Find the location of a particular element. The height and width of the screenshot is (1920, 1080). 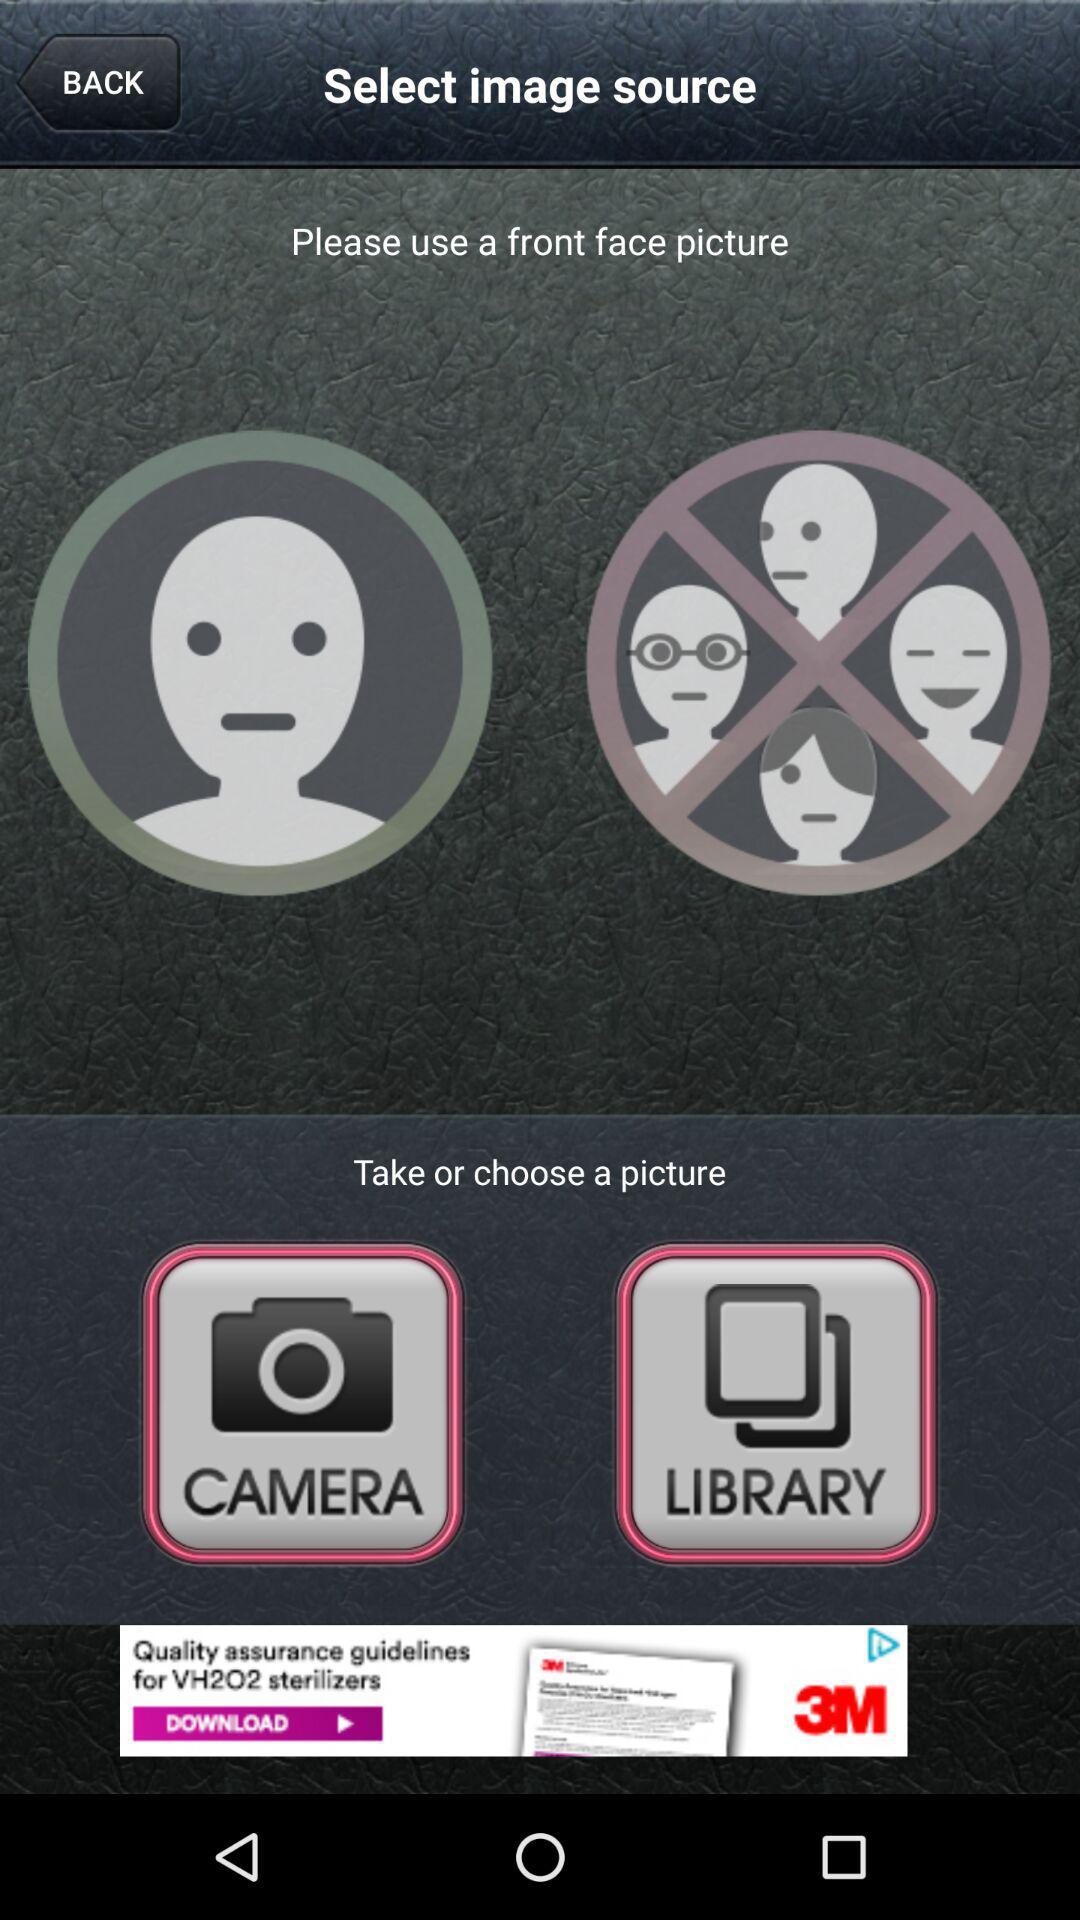

open the camera is located at coordinates (303, 1401).